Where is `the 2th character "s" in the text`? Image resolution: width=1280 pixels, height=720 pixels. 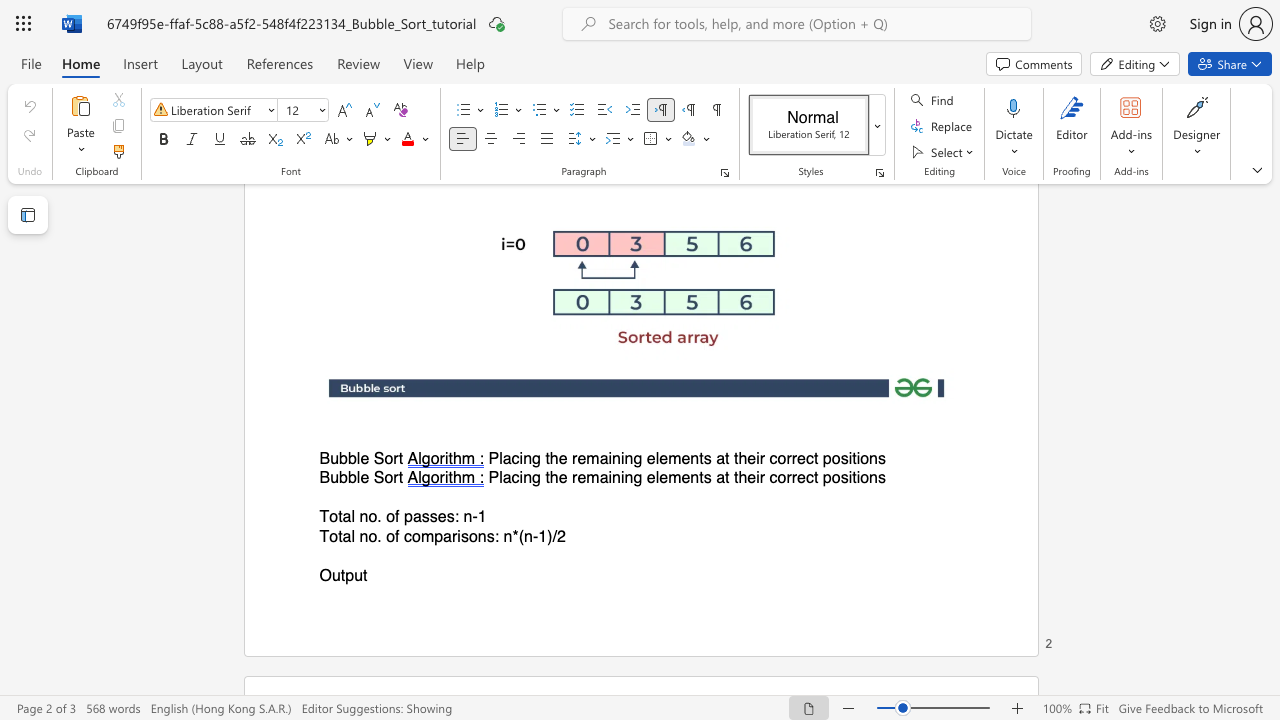
the 2th character "s" in the text is located at coordinates (432, 516).